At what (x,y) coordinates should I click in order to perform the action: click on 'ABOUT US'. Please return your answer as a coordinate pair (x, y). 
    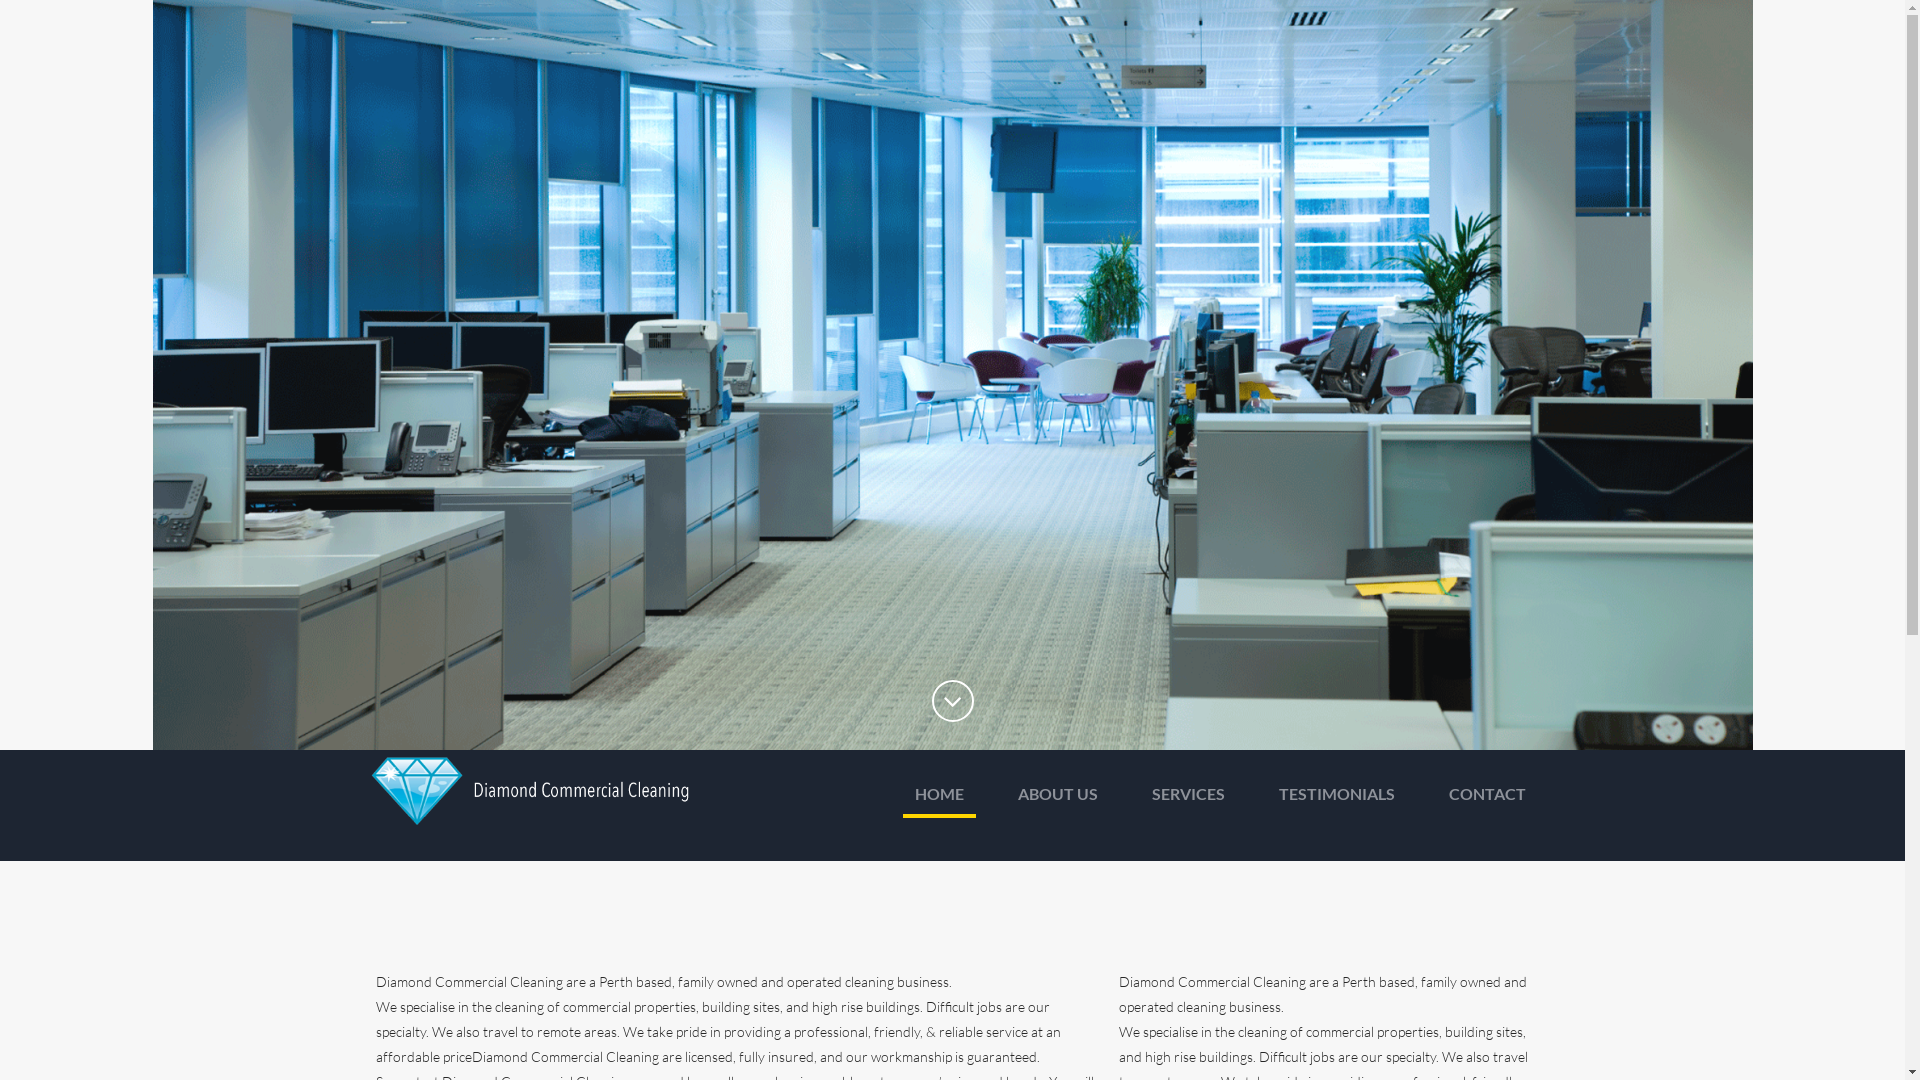
    Looking at the image, I should click on (1056, 798).